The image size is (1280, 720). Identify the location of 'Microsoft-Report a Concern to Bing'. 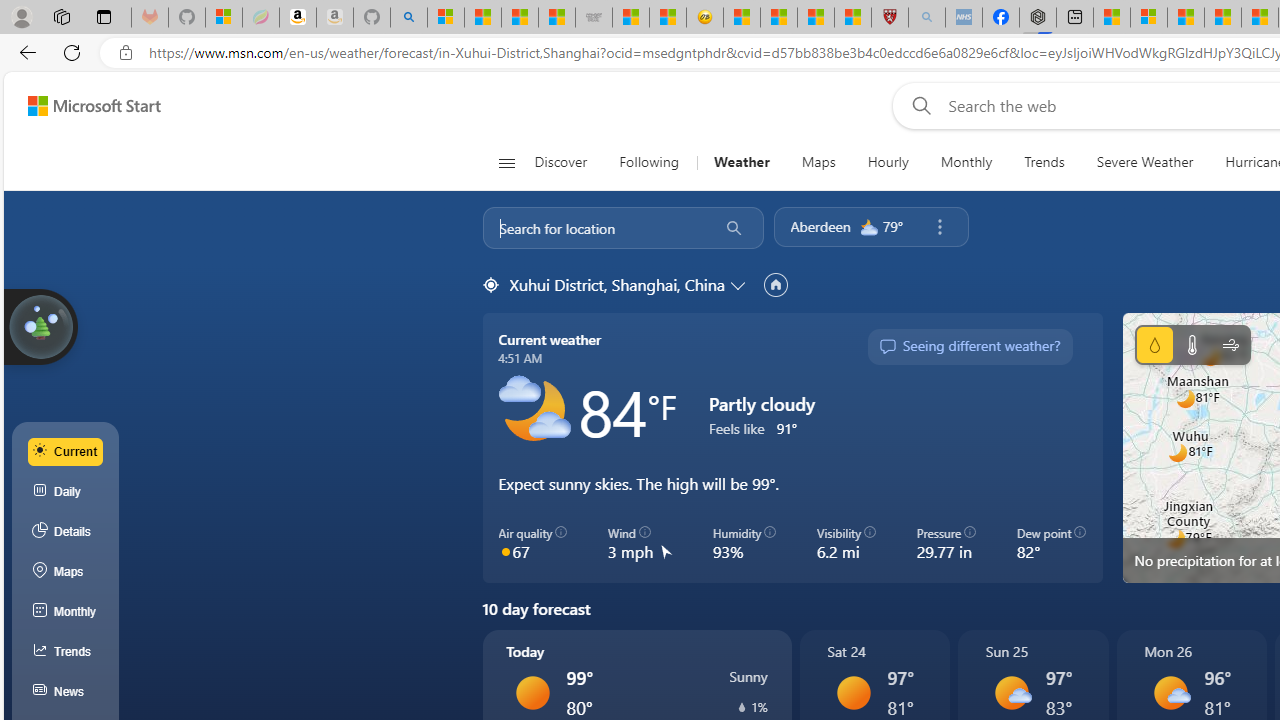
(224, 17).